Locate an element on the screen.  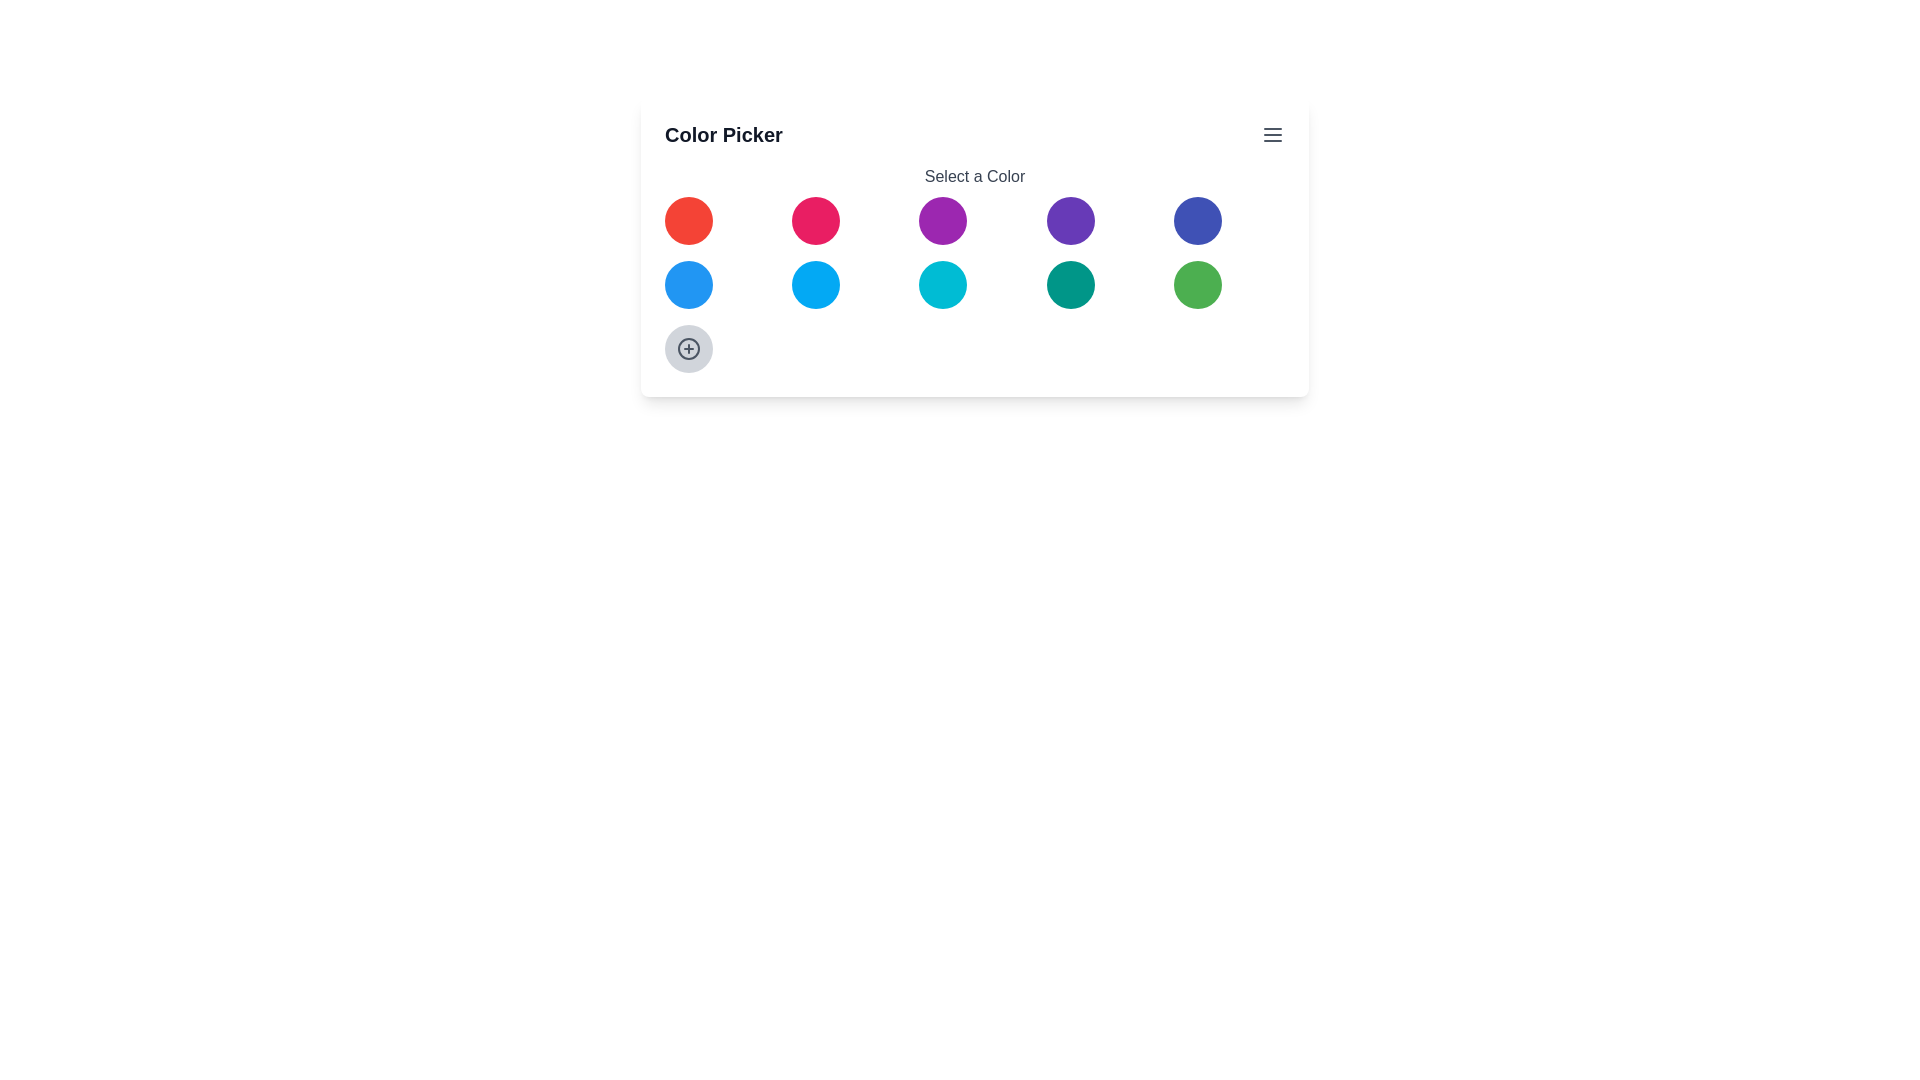
the color circle with color purple is located at coordinates (941, 220).